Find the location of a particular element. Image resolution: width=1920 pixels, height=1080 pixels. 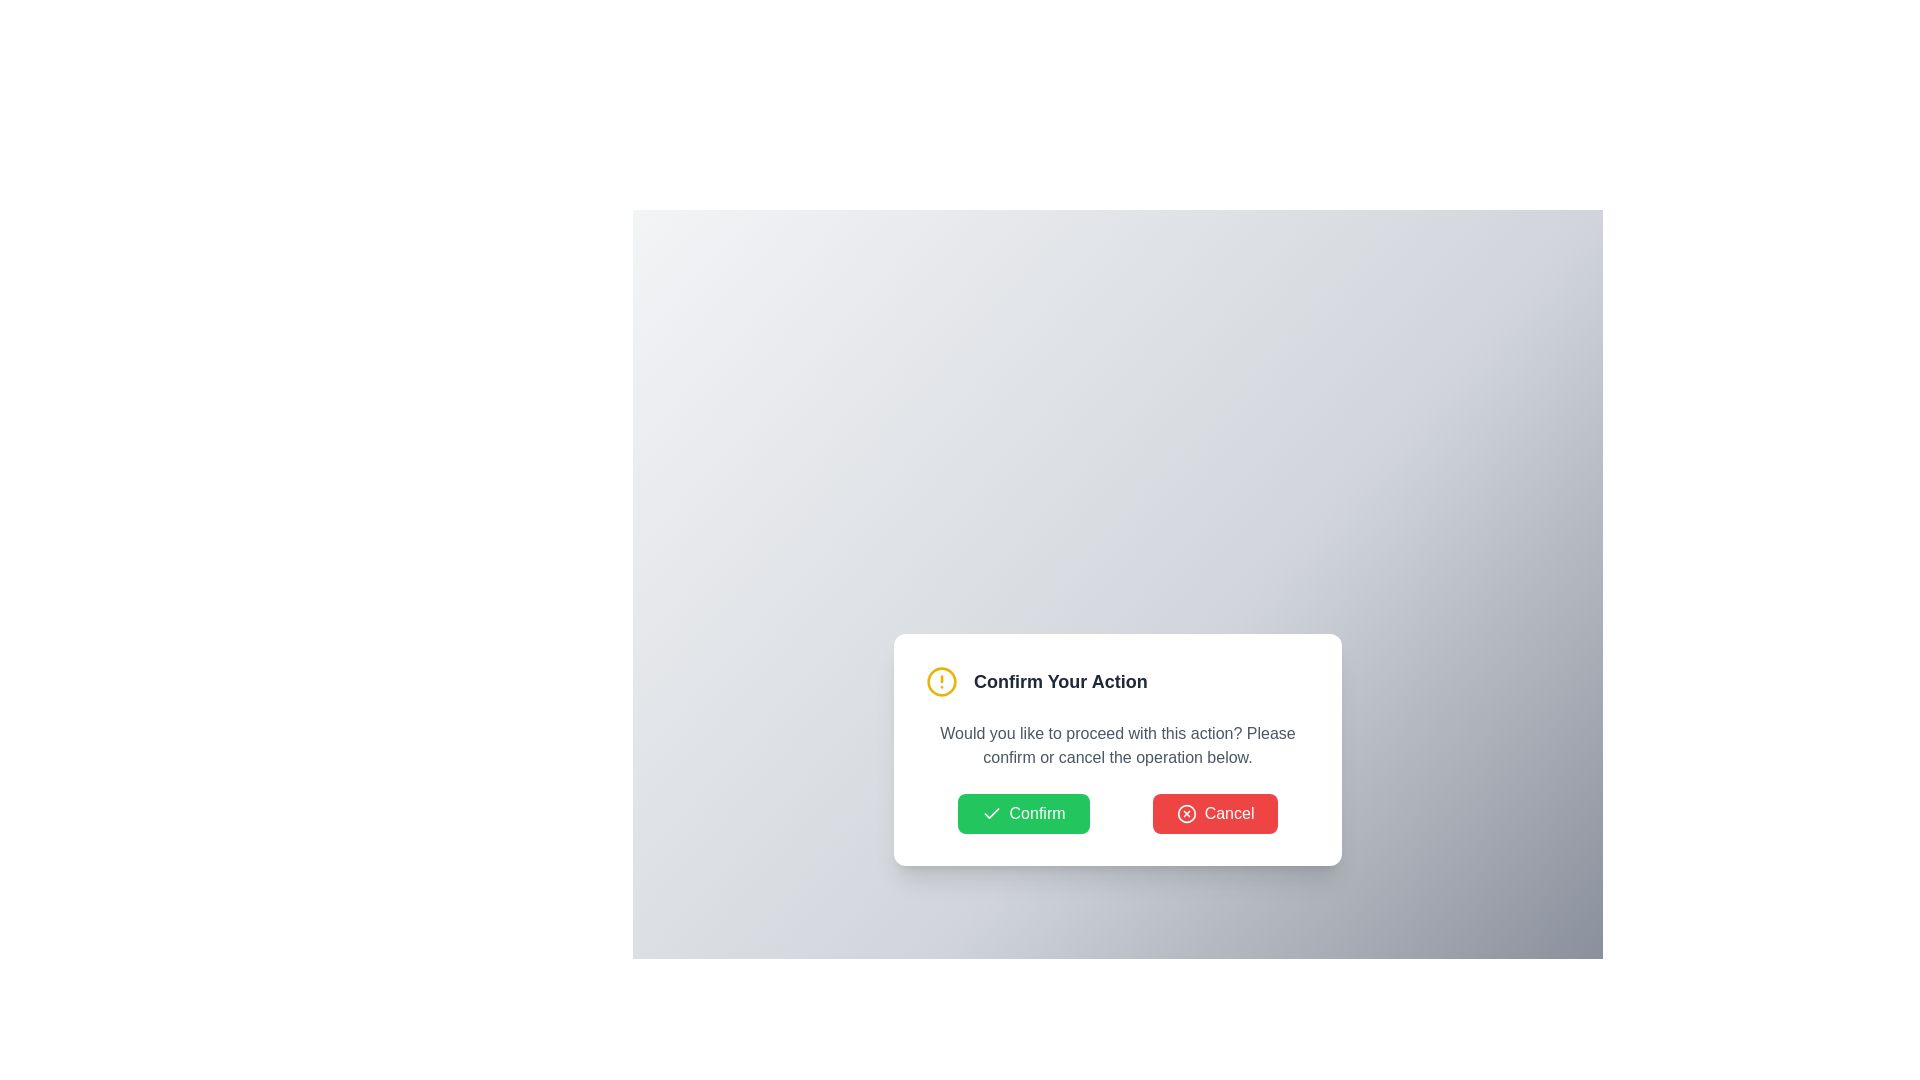

the heading element of the modal dialog that confirms an action, which is located near the top and is visually paired with a warning icon is located at coordinates (1059, 681).